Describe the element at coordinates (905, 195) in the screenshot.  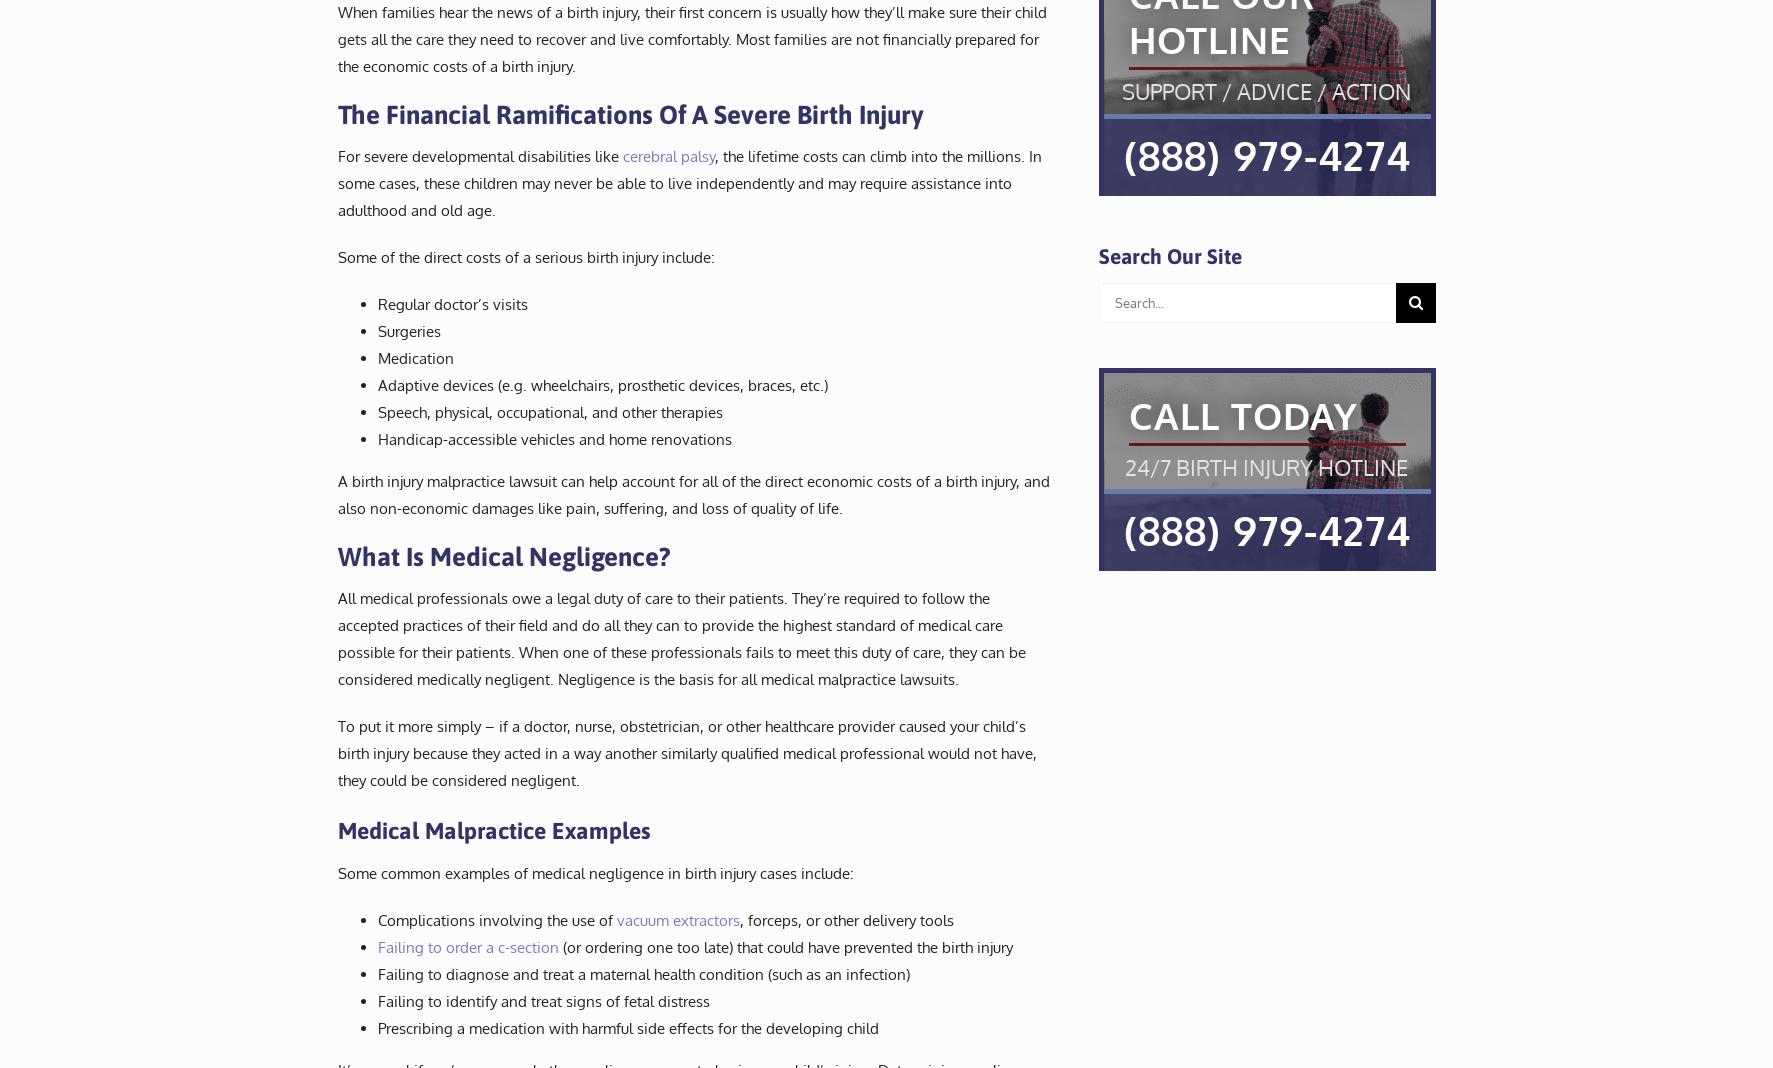
I see `'Wisconsin'` at that location.